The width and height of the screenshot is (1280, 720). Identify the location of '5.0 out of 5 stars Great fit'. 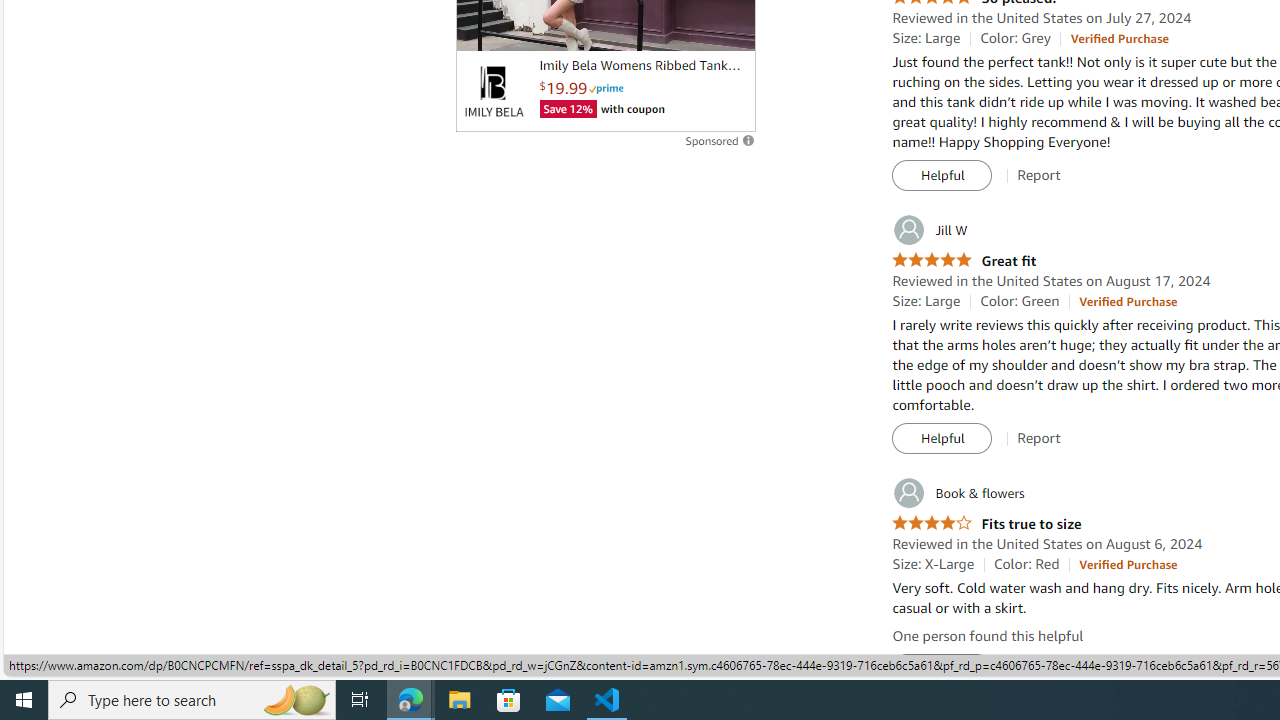
(964, 260).